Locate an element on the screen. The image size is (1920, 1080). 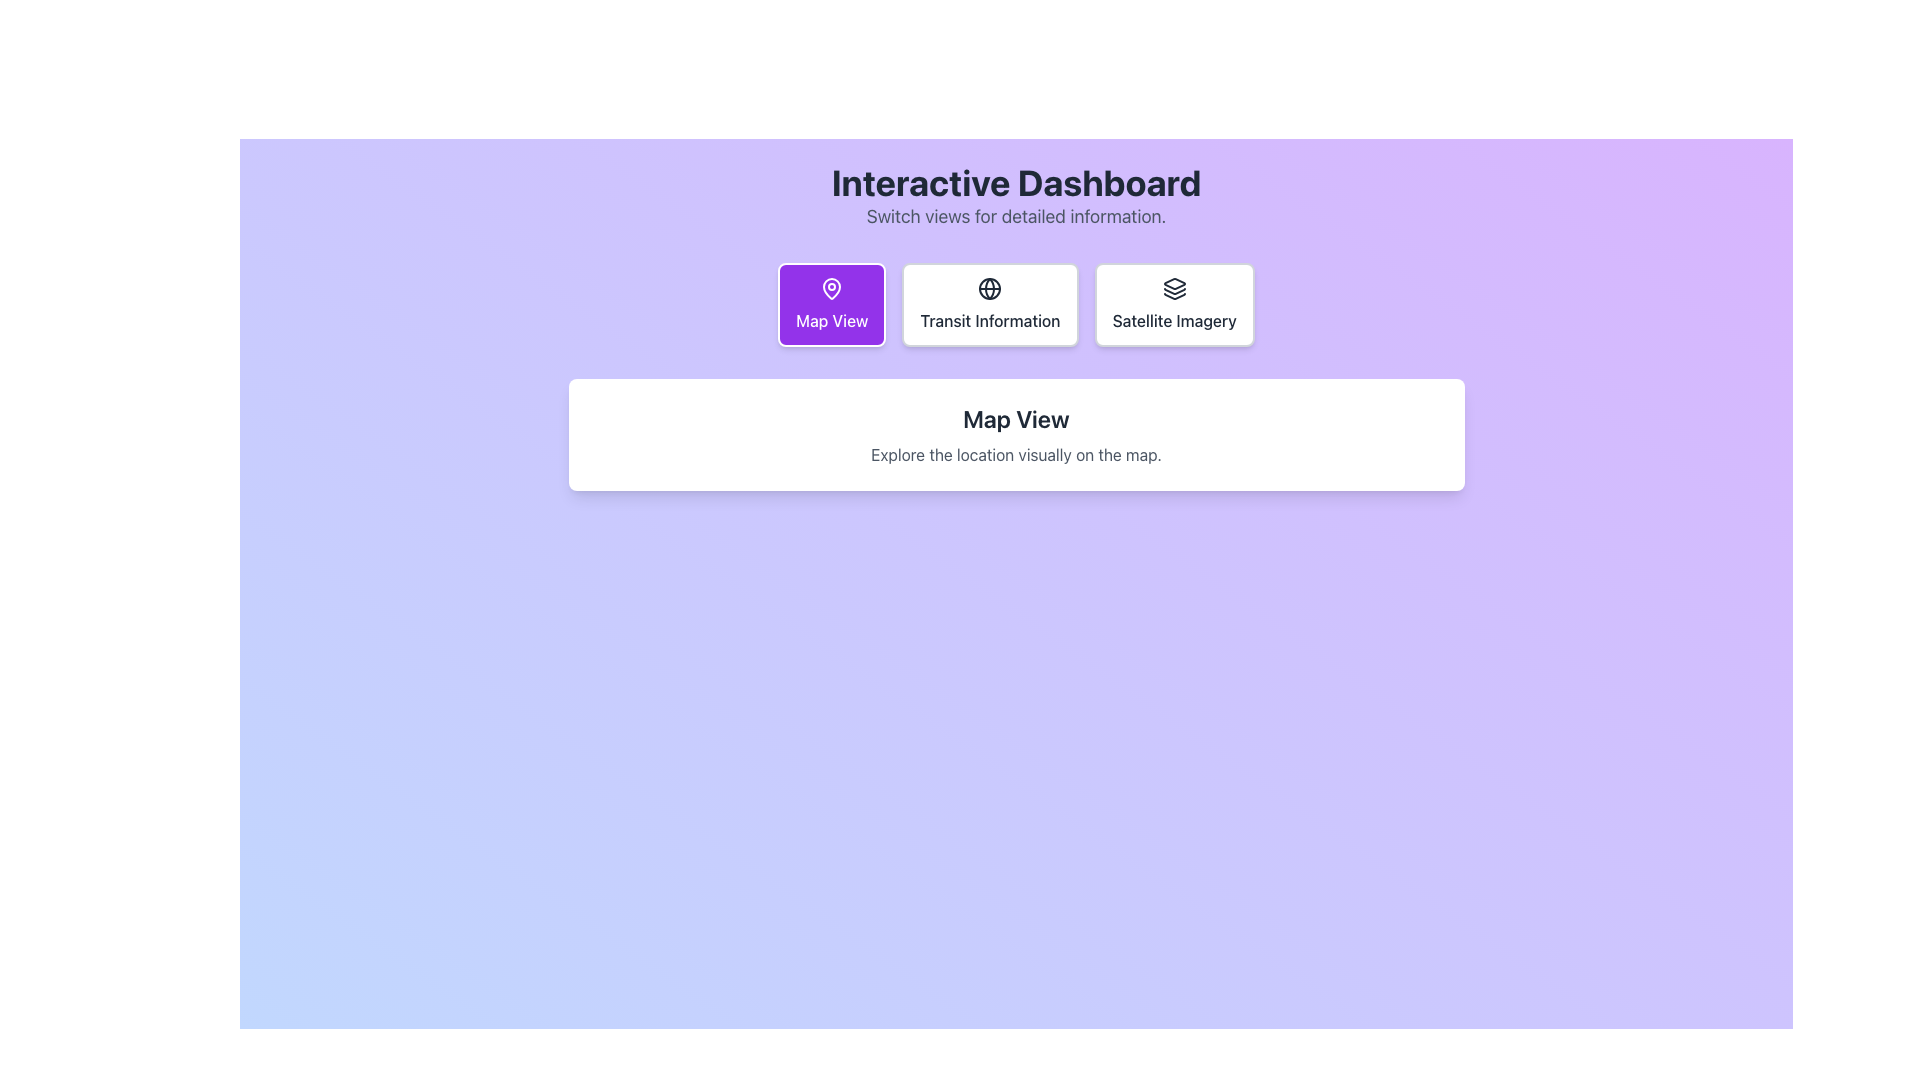
the rightmost button in the horizontal group of three buttons to trigger the hover effect for the 'Satellite Imagery' view is located at coordinates (1174, 304).